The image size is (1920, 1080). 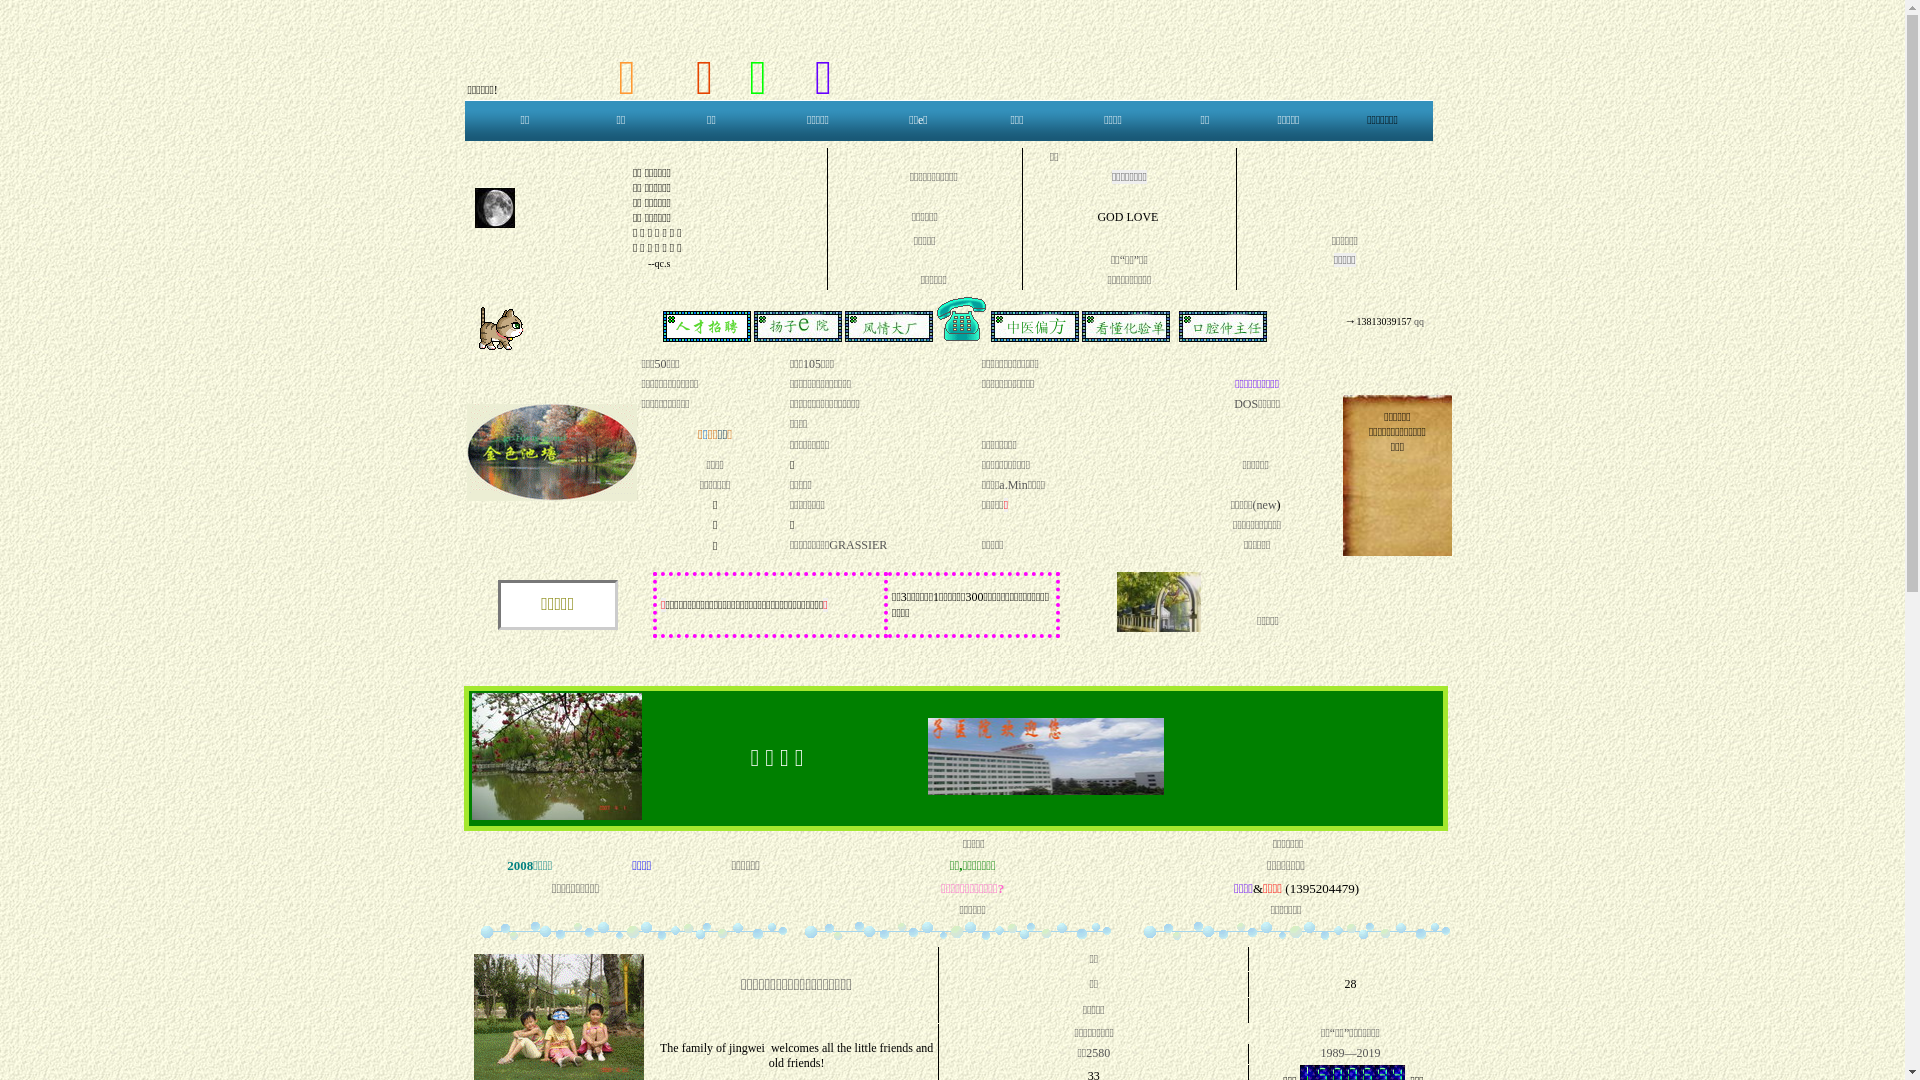 I want to click on ' qq', so click(x=1417, y=320).